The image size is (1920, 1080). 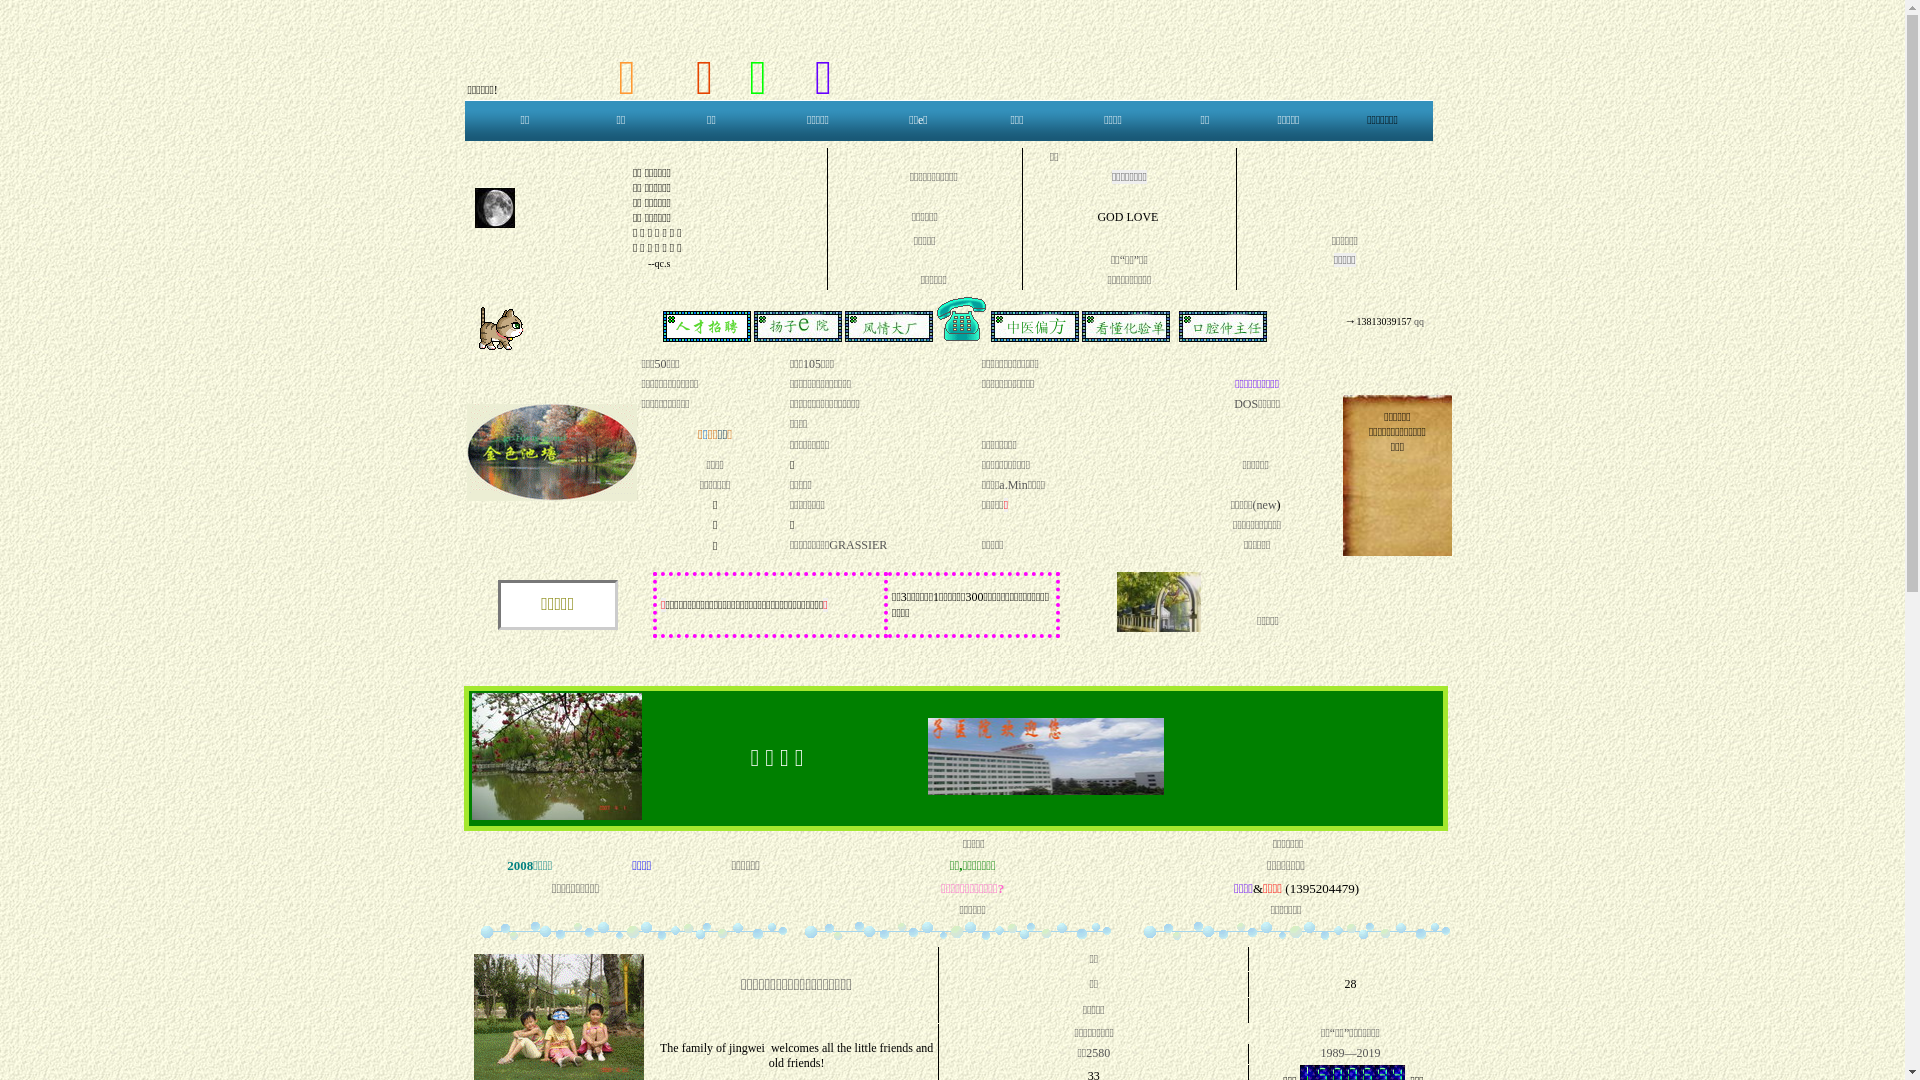 I want to click on ' qq', so click(x=1417, y=320).